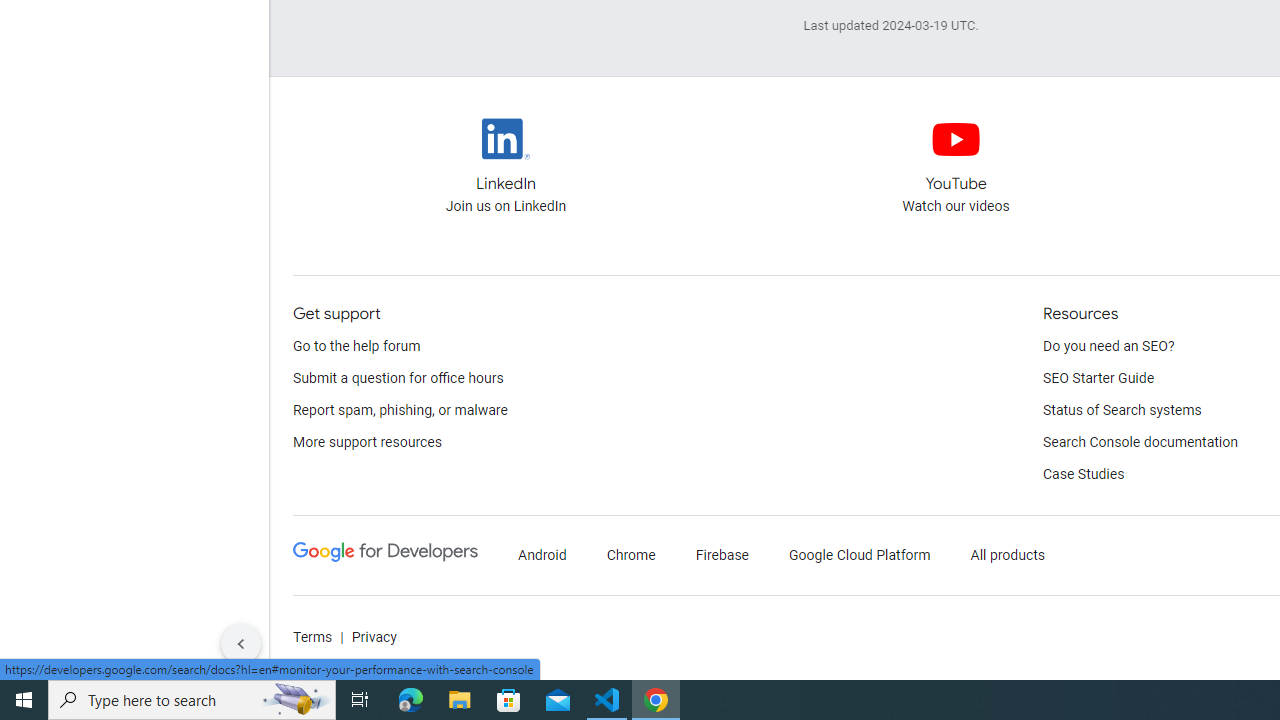 This screenshot has height=720, width=1280. I want to click on 'Submit a question for office hours', so click(398, 379).